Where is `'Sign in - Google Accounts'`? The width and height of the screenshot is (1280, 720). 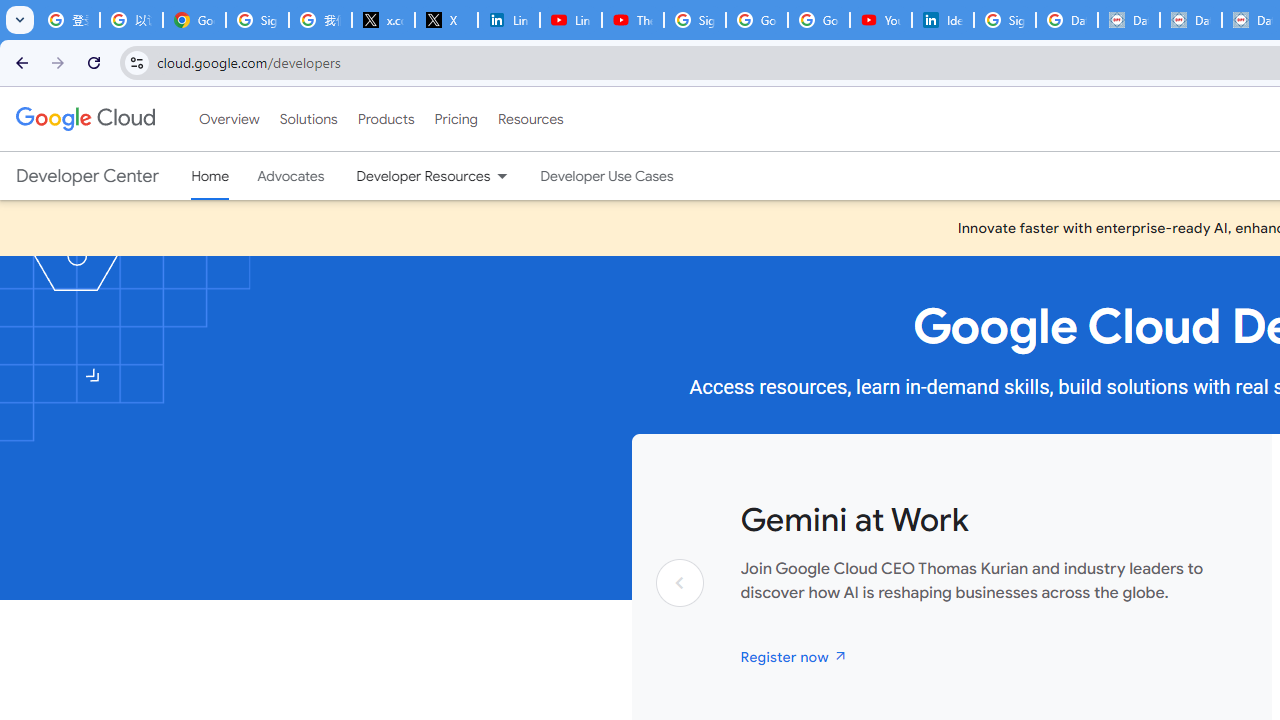 'Sign in - Google Accounts' is located at coordinates (1004, 20).